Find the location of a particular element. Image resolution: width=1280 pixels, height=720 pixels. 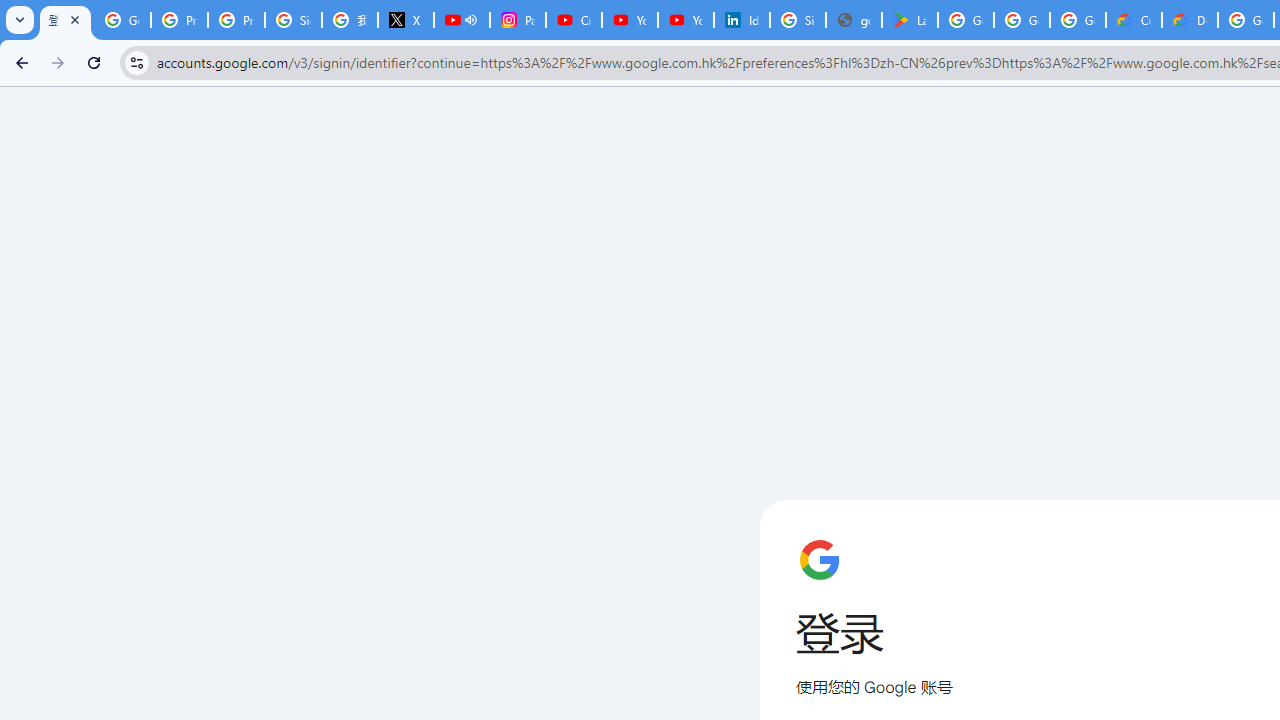

'Privacy Help Center - Policies Help' is located at coordinates (179, 20).